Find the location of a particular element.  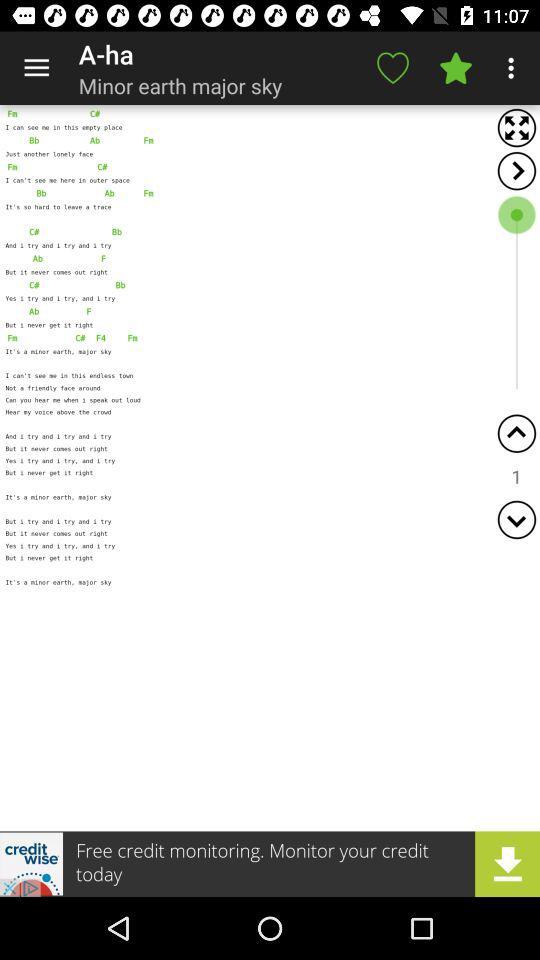

expand full screen icon is located at coordinates (516, 127).